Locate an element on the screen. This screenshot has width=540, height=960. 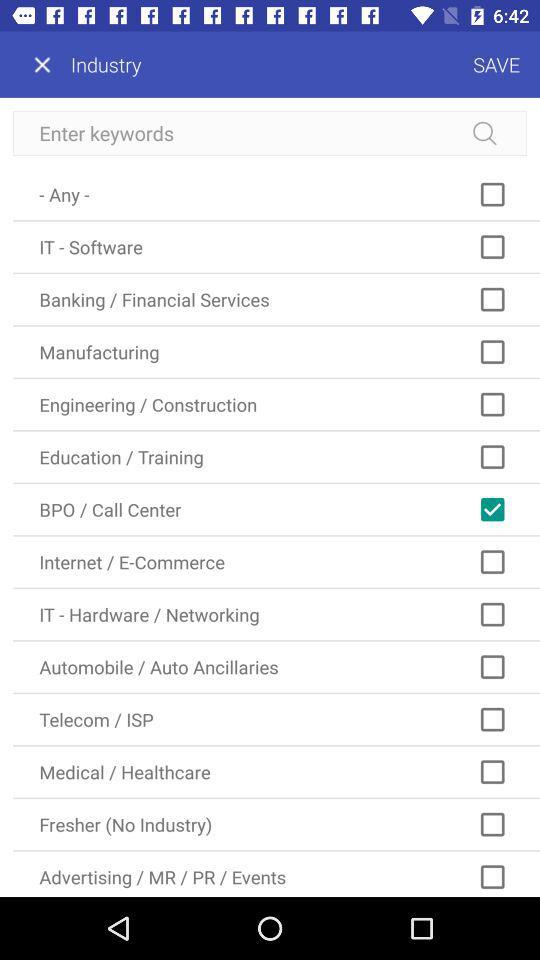
the automobile / auto ancillaries item is located at coordinates (275, 667).